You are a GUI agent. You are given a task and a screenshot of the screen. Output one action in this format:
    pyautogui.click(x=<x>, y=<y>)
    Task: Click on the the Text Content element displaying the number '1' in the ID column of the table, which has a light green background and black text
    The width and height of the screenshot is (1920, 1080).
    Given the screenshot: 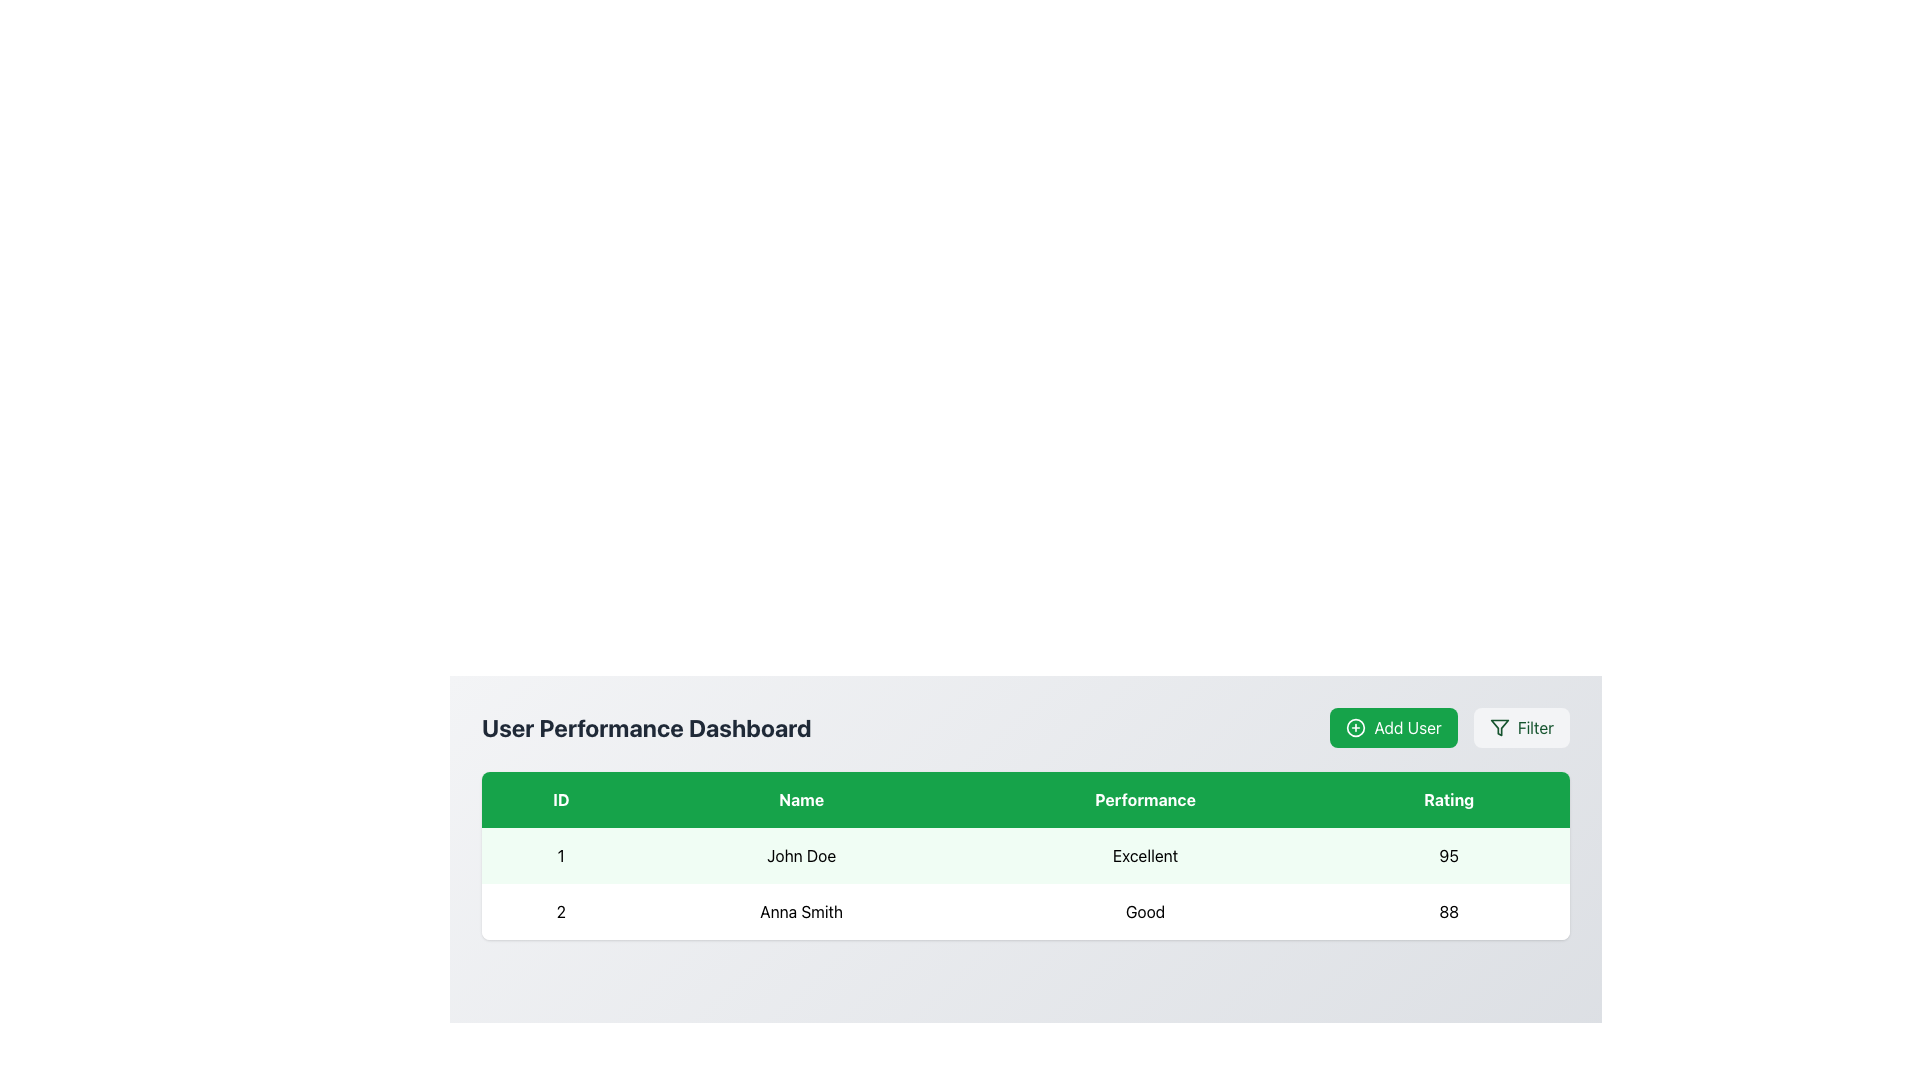 What is the action you would take?
    pyautogui.click(x=560, y=855)
    